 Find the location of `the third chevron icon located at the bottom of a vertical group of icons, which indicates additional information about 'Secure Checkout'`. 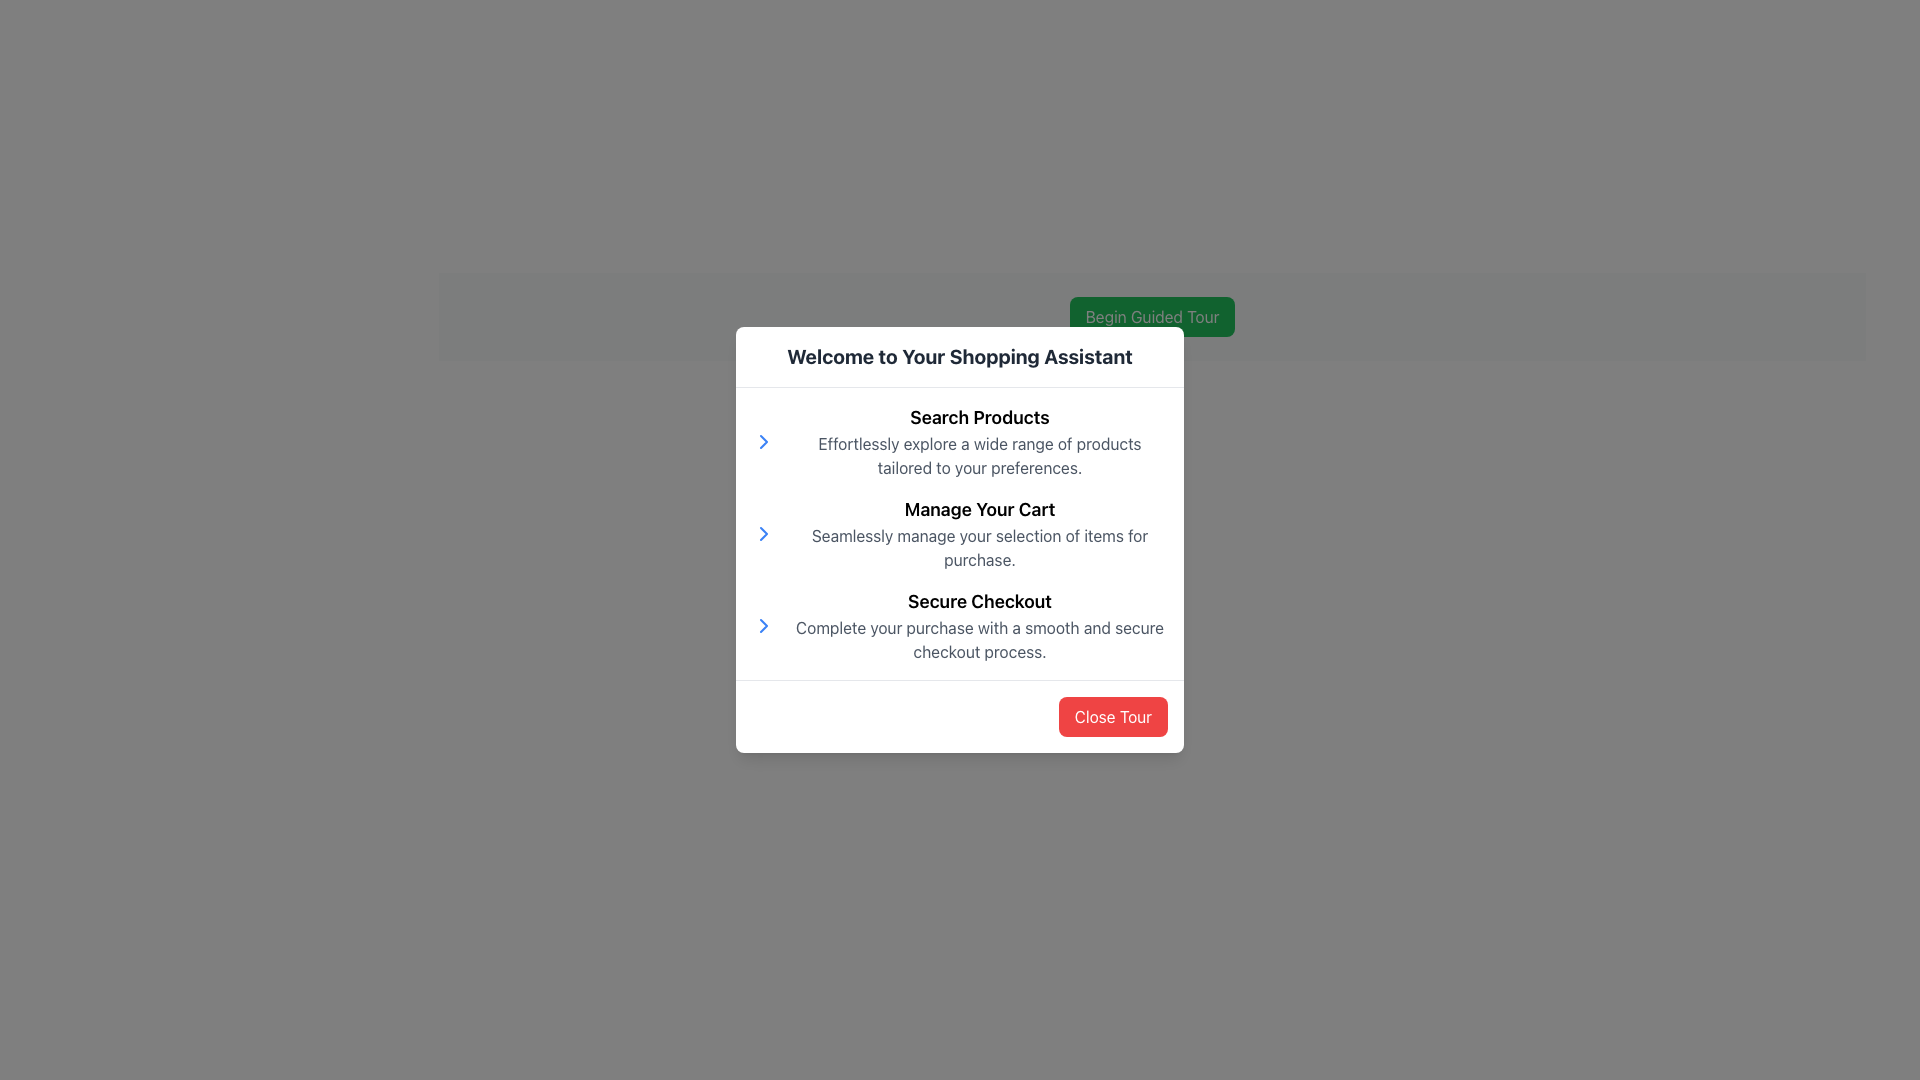

the third chevron icon located at the bottom of a vertical group of icons, which indicates additional information about 'Secure Checkout' is located at coordinates (762, 624).